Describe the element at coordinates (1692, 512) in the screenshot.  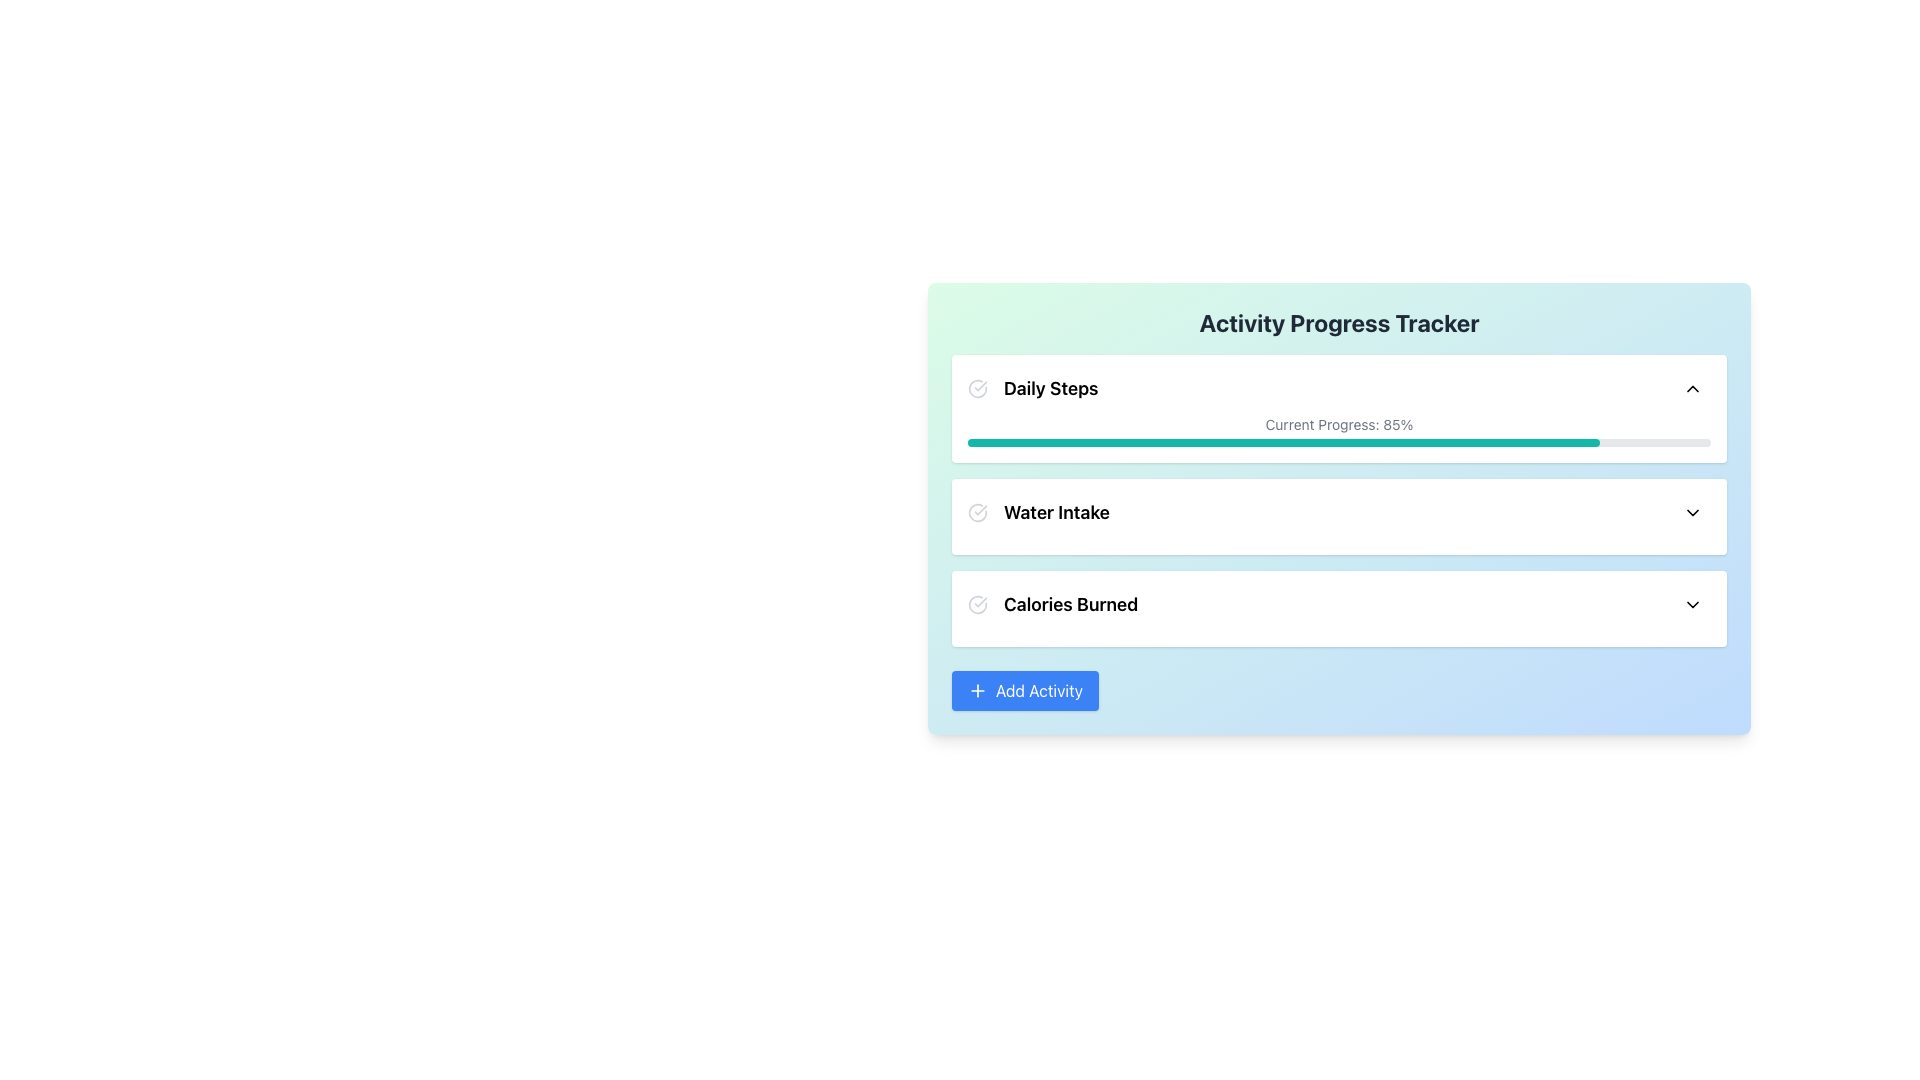
I see `the chevron icon that indicates the expandable 'Water Intake' section` at that location.